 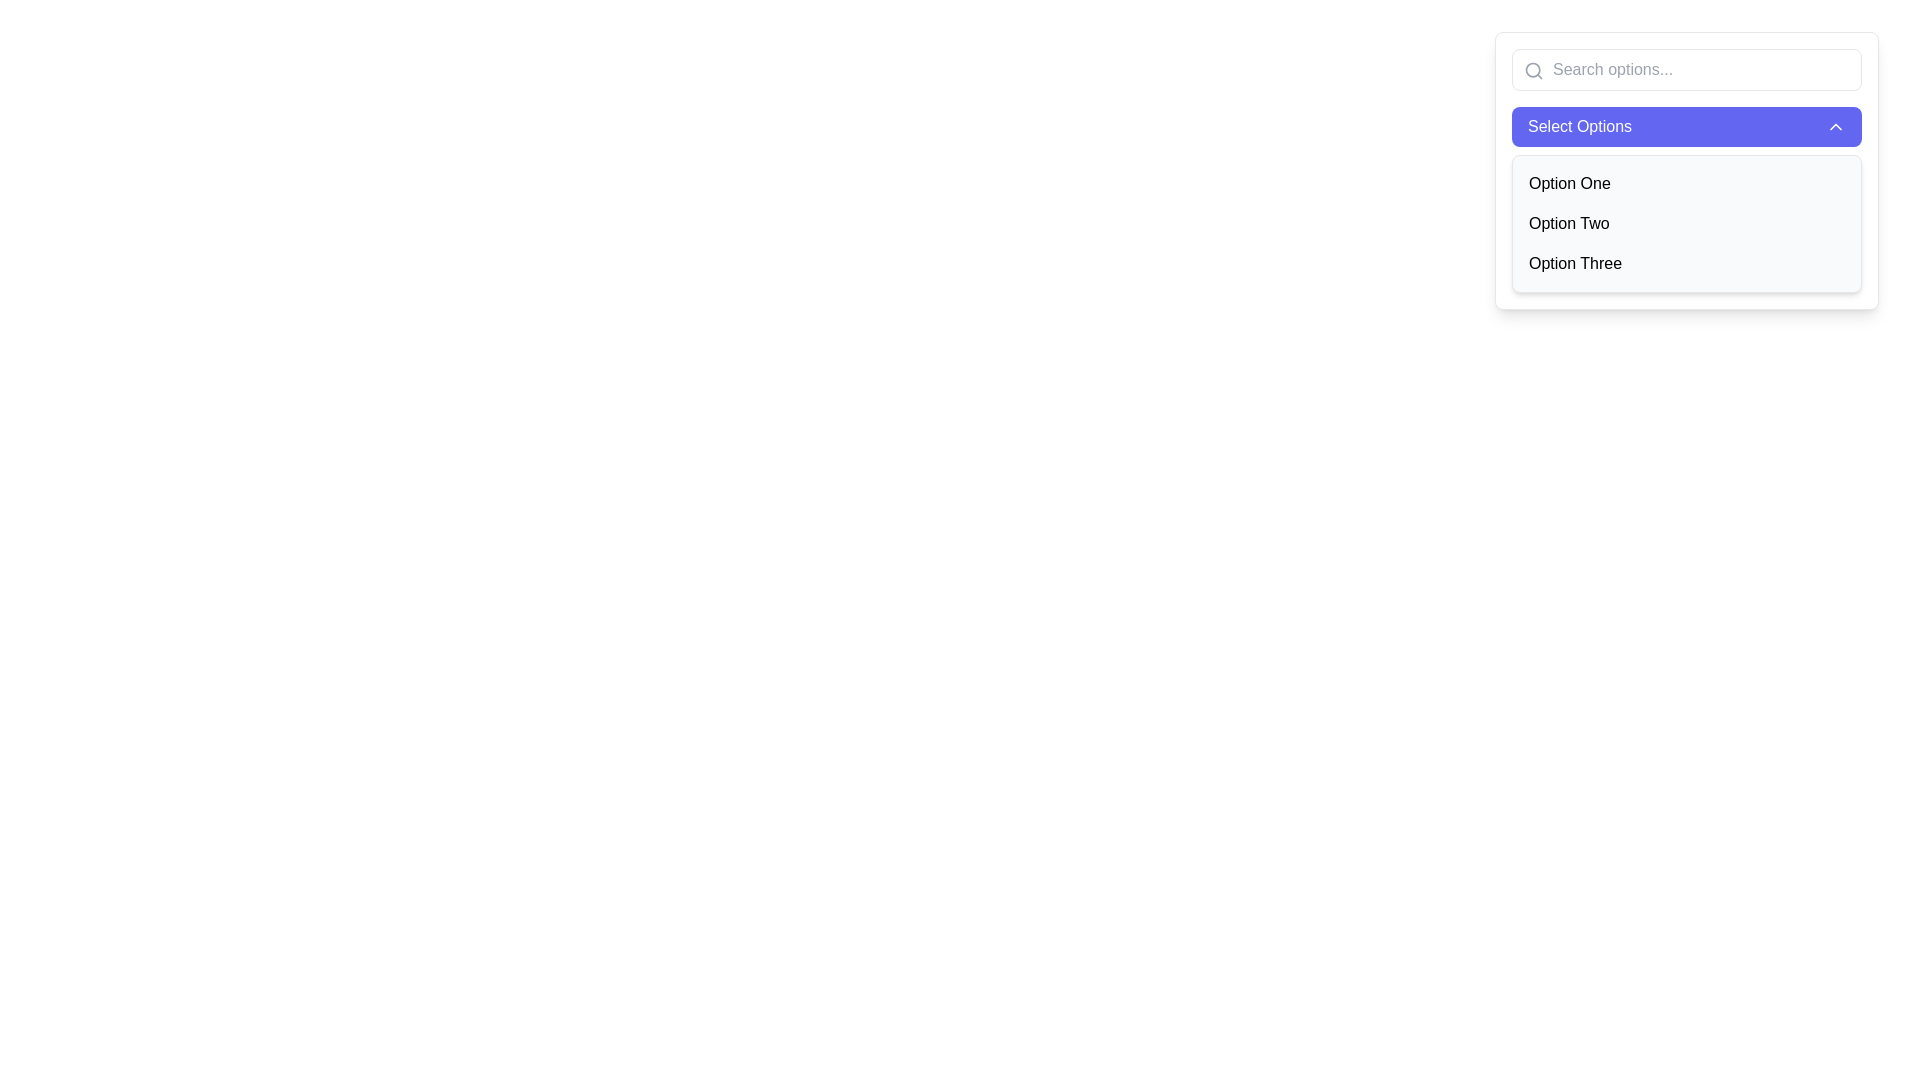 I want to click on the selectable Text label option within the dropdown menu located beneath the 'Select Options' button, which is the first item in the list, so click(x=1568, y=184).